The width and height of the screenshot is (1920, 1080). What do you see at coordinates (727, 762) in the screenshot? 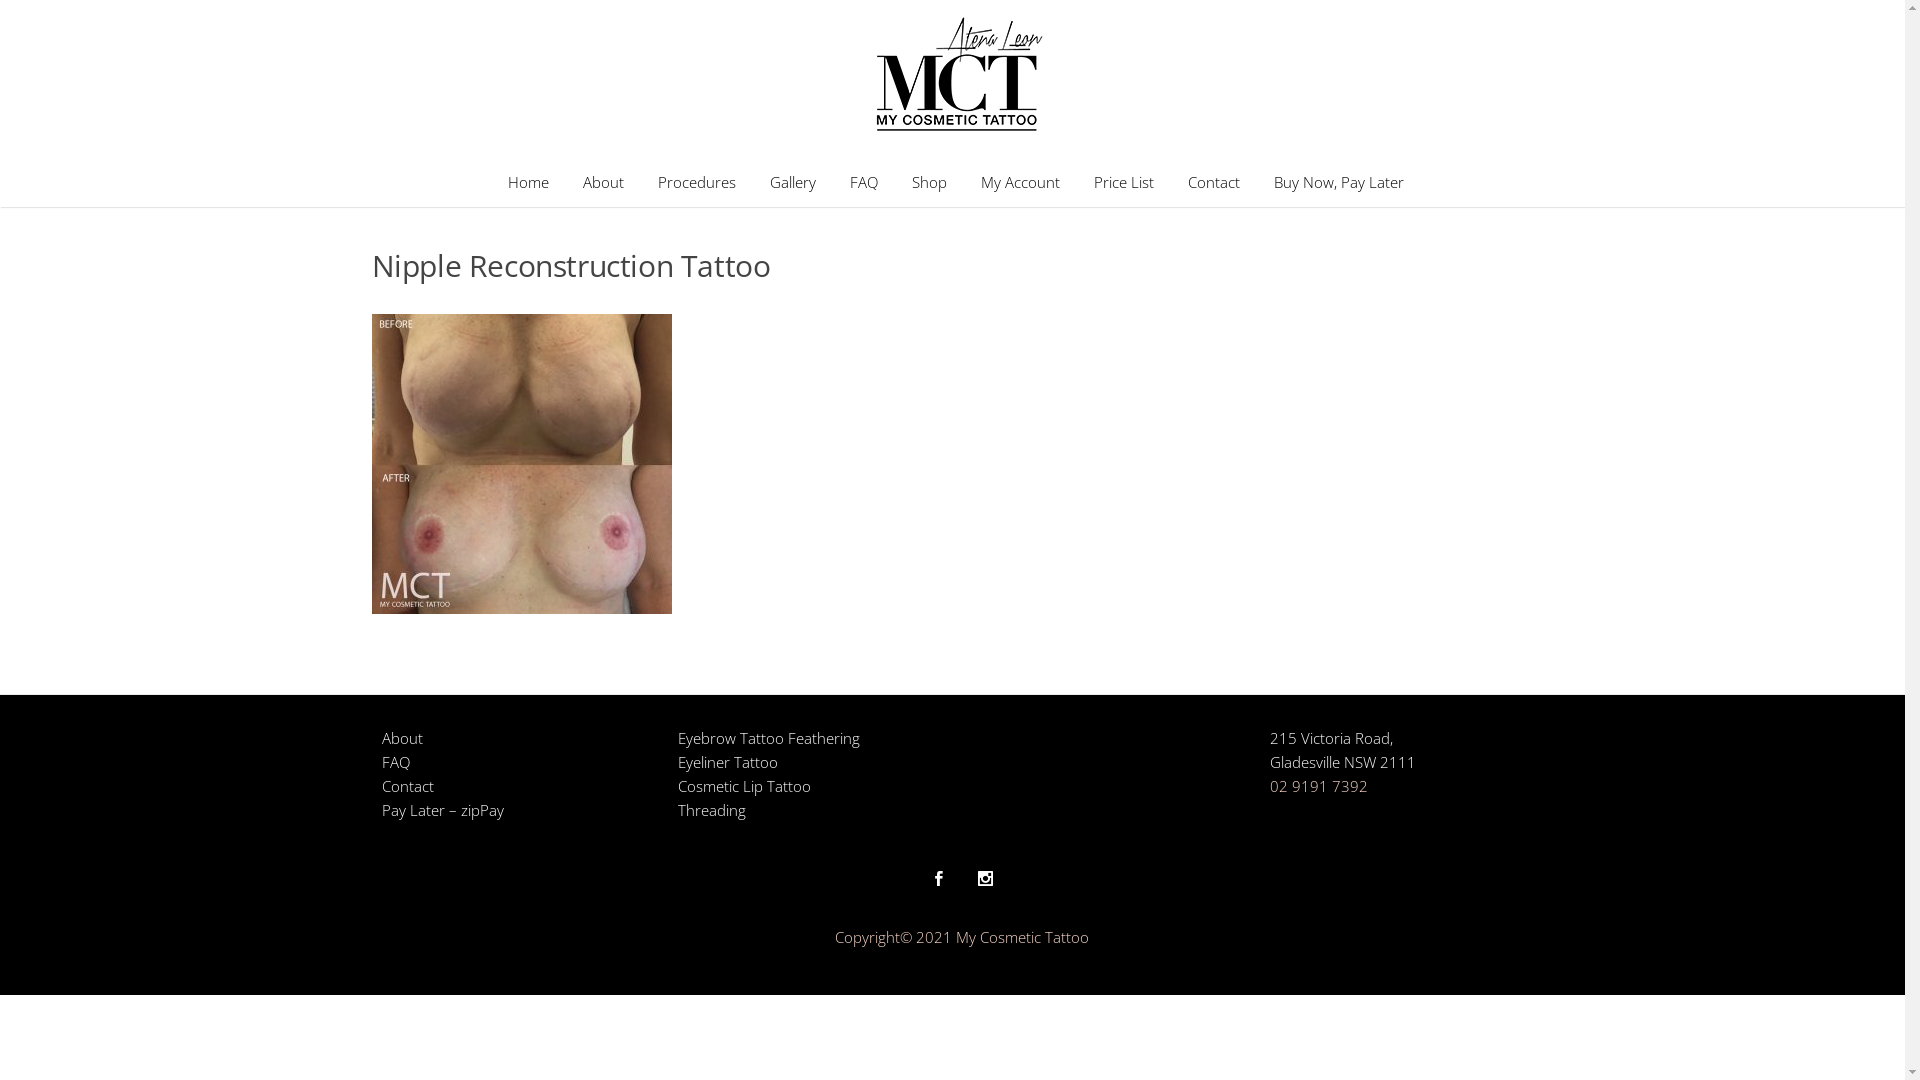
I see `'Eyeliner Tattoo'` at bounding box center [727, 762].